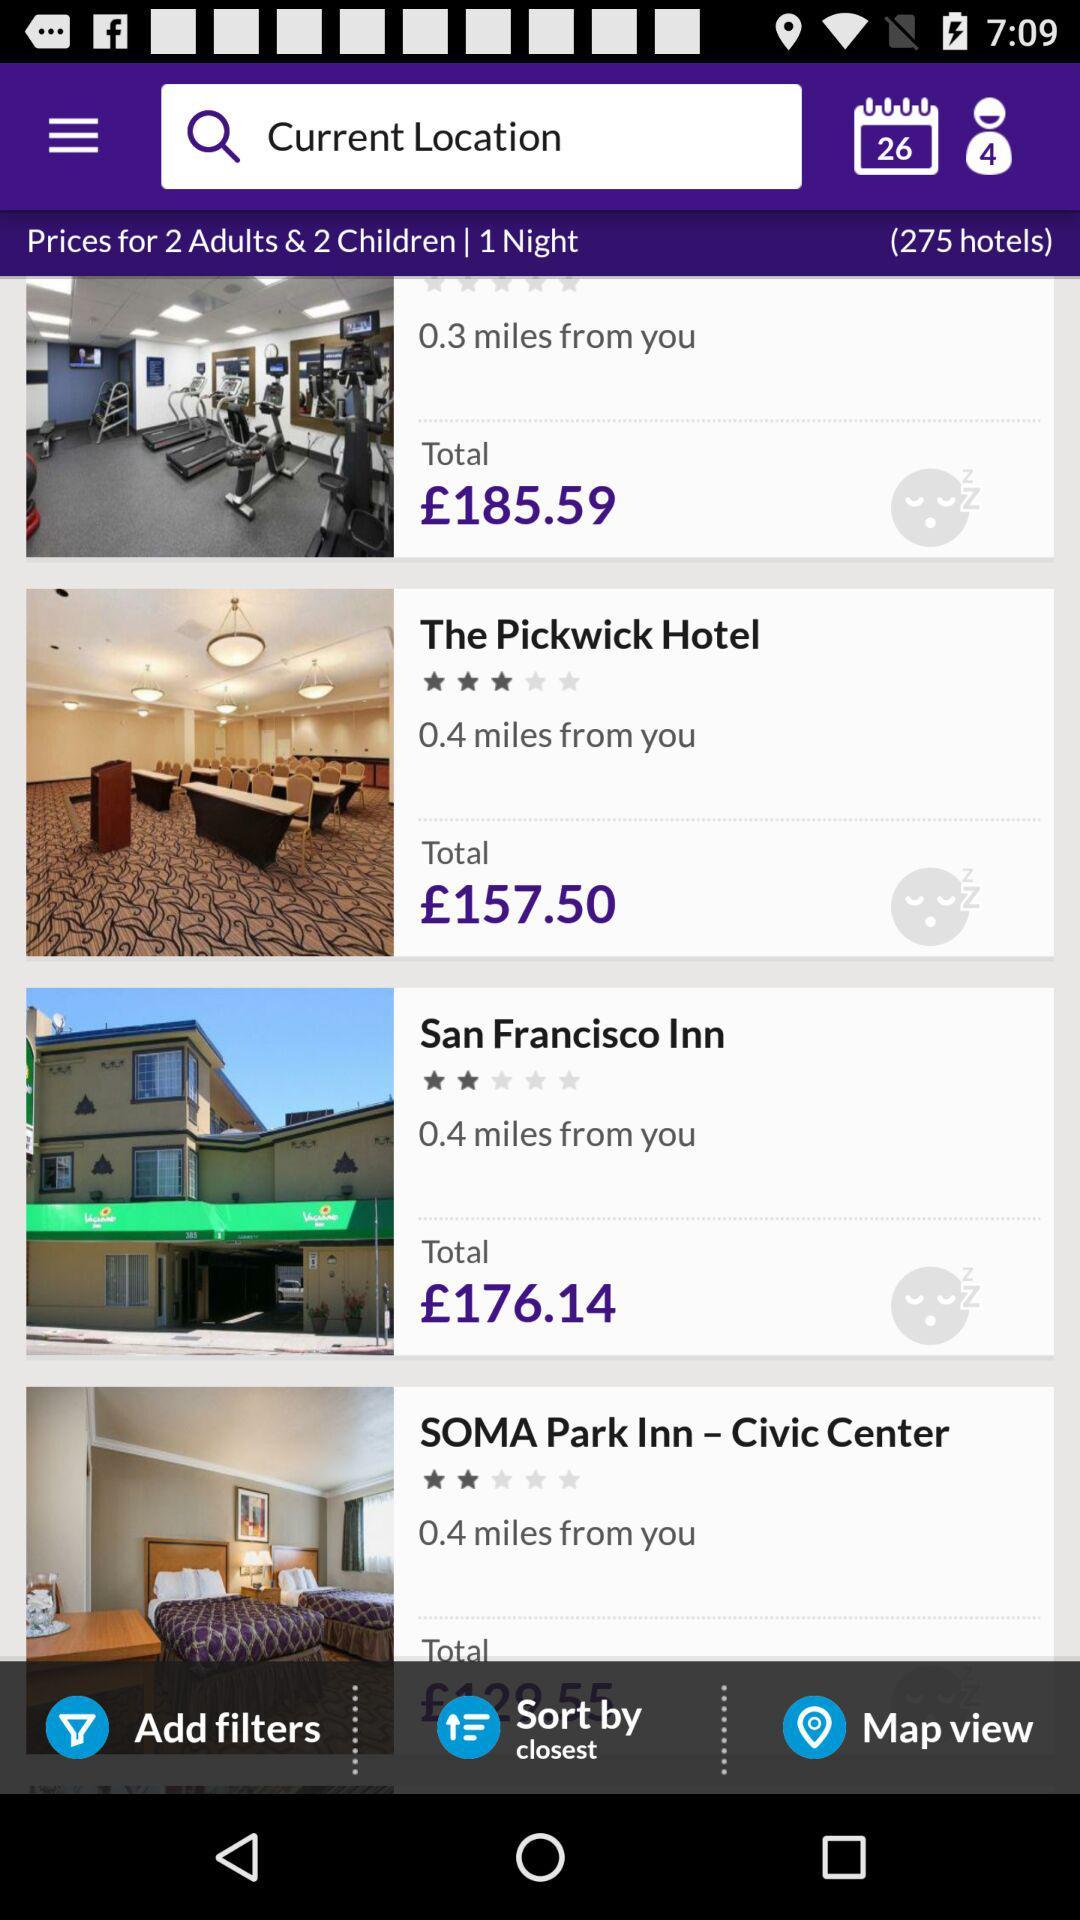 The height and width of the screenshot is (1920, 1080). What do you see at coordinates (209, 771) in the screenshot?
I see `second image` at bounding box center [209, 771].